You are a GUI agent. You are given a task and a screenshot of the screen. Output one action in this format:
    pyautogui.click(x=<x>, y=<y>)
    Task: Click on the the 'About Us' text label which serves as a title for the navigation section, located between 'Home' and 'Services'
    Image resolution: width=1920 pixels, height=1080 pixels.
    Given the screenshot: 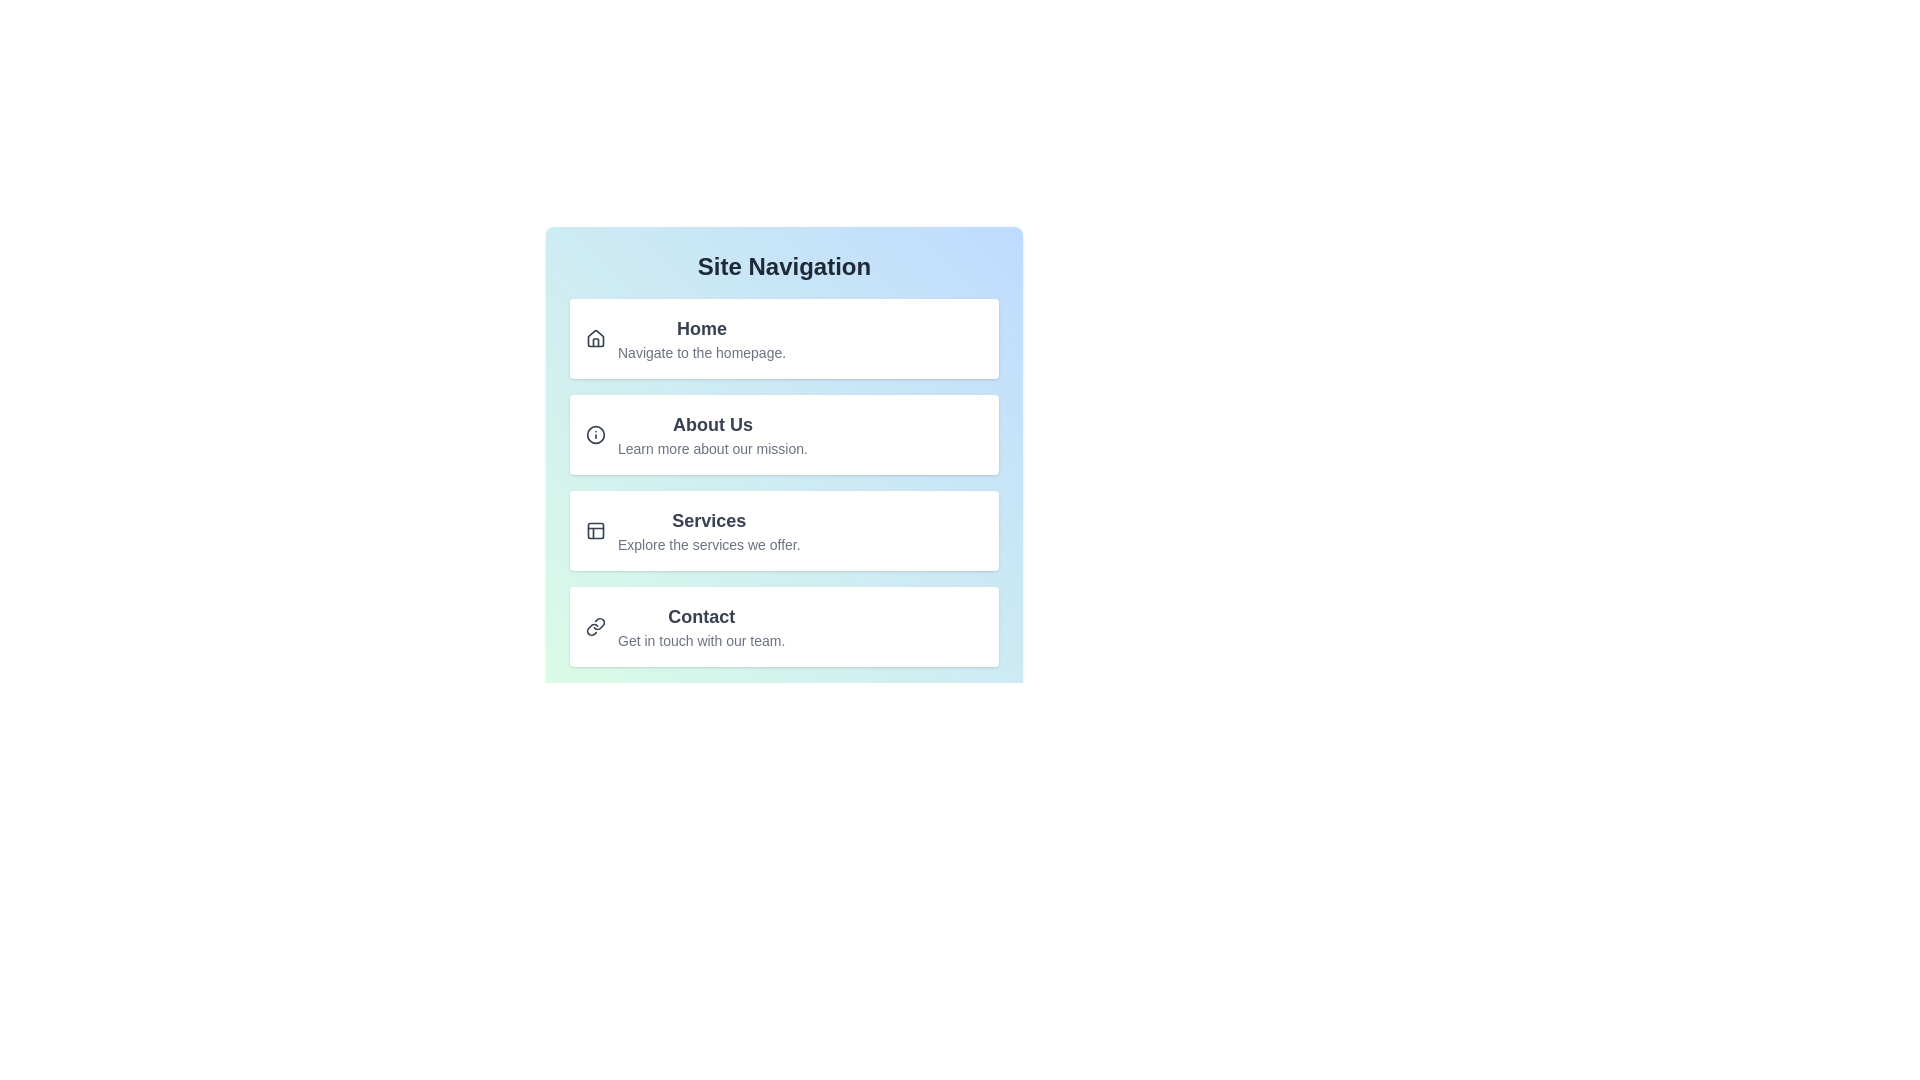 What is the action you would take?
    pyautogui.click(x=712, y=423)
    